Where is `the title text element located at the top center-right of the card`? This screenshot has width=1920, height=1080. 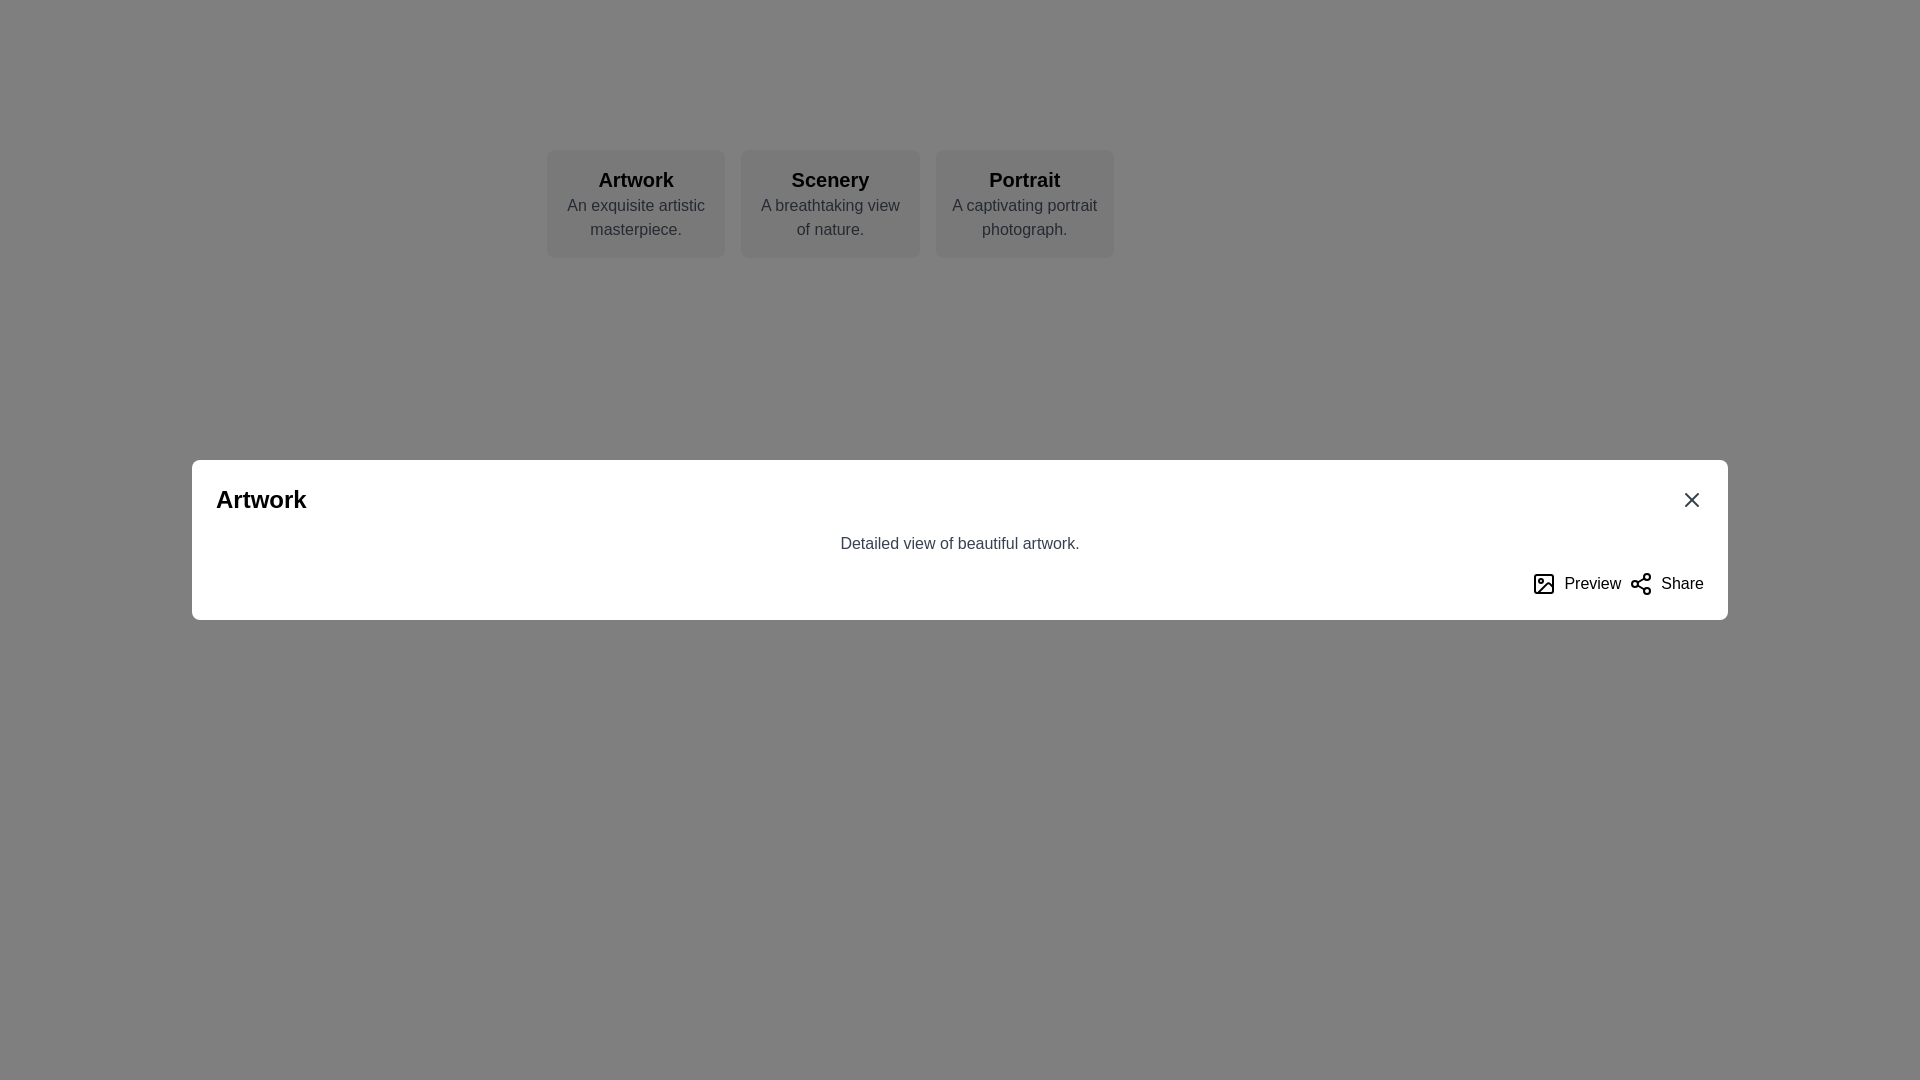
the title text element located at the top center-right of the card is located at coordinates (1024, 180).